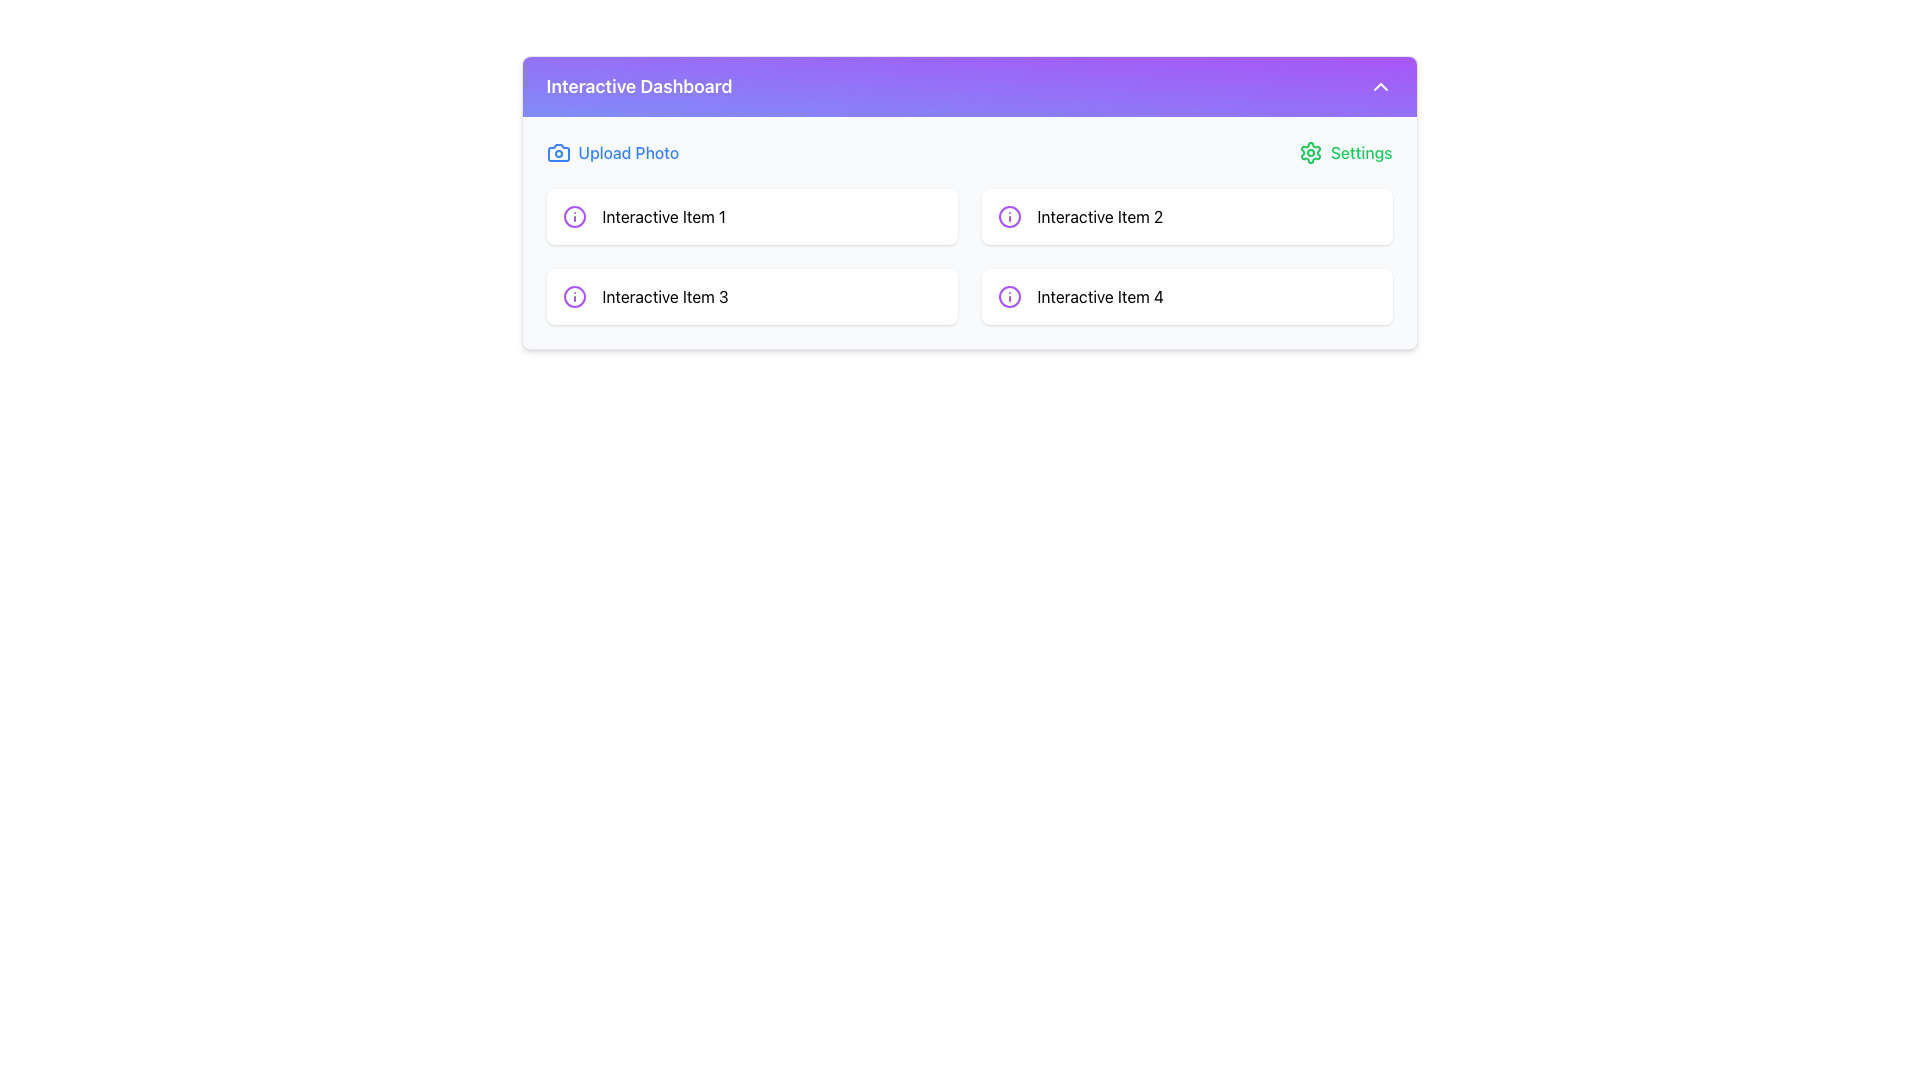 Image resolution: width=1920 pixels, height=1080 pixels. Describe the element at coordinates (638, 86) in the screenshot. I see `text 'Interactive Dashboard' located in the white bold header on the left side of the purple gradient header bar at the top of the interface` at that location.